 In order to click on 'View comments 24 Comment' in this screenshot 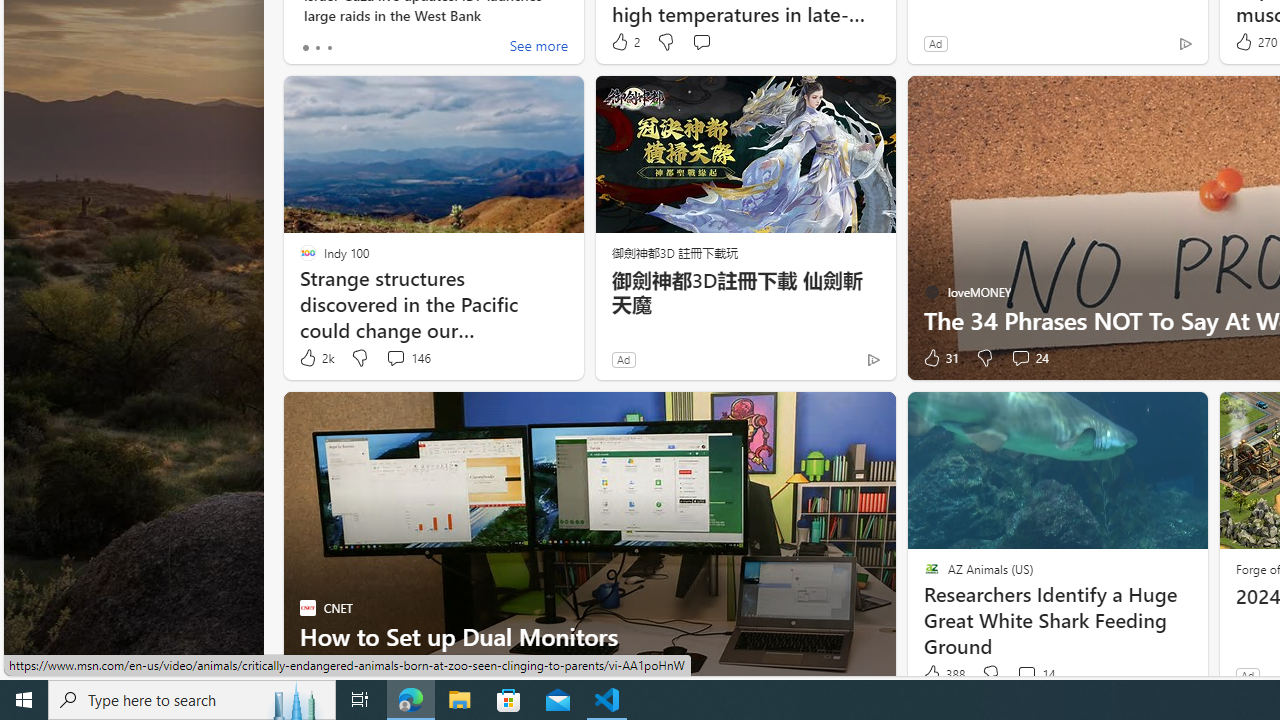, I will do `click(1020, 356)`.